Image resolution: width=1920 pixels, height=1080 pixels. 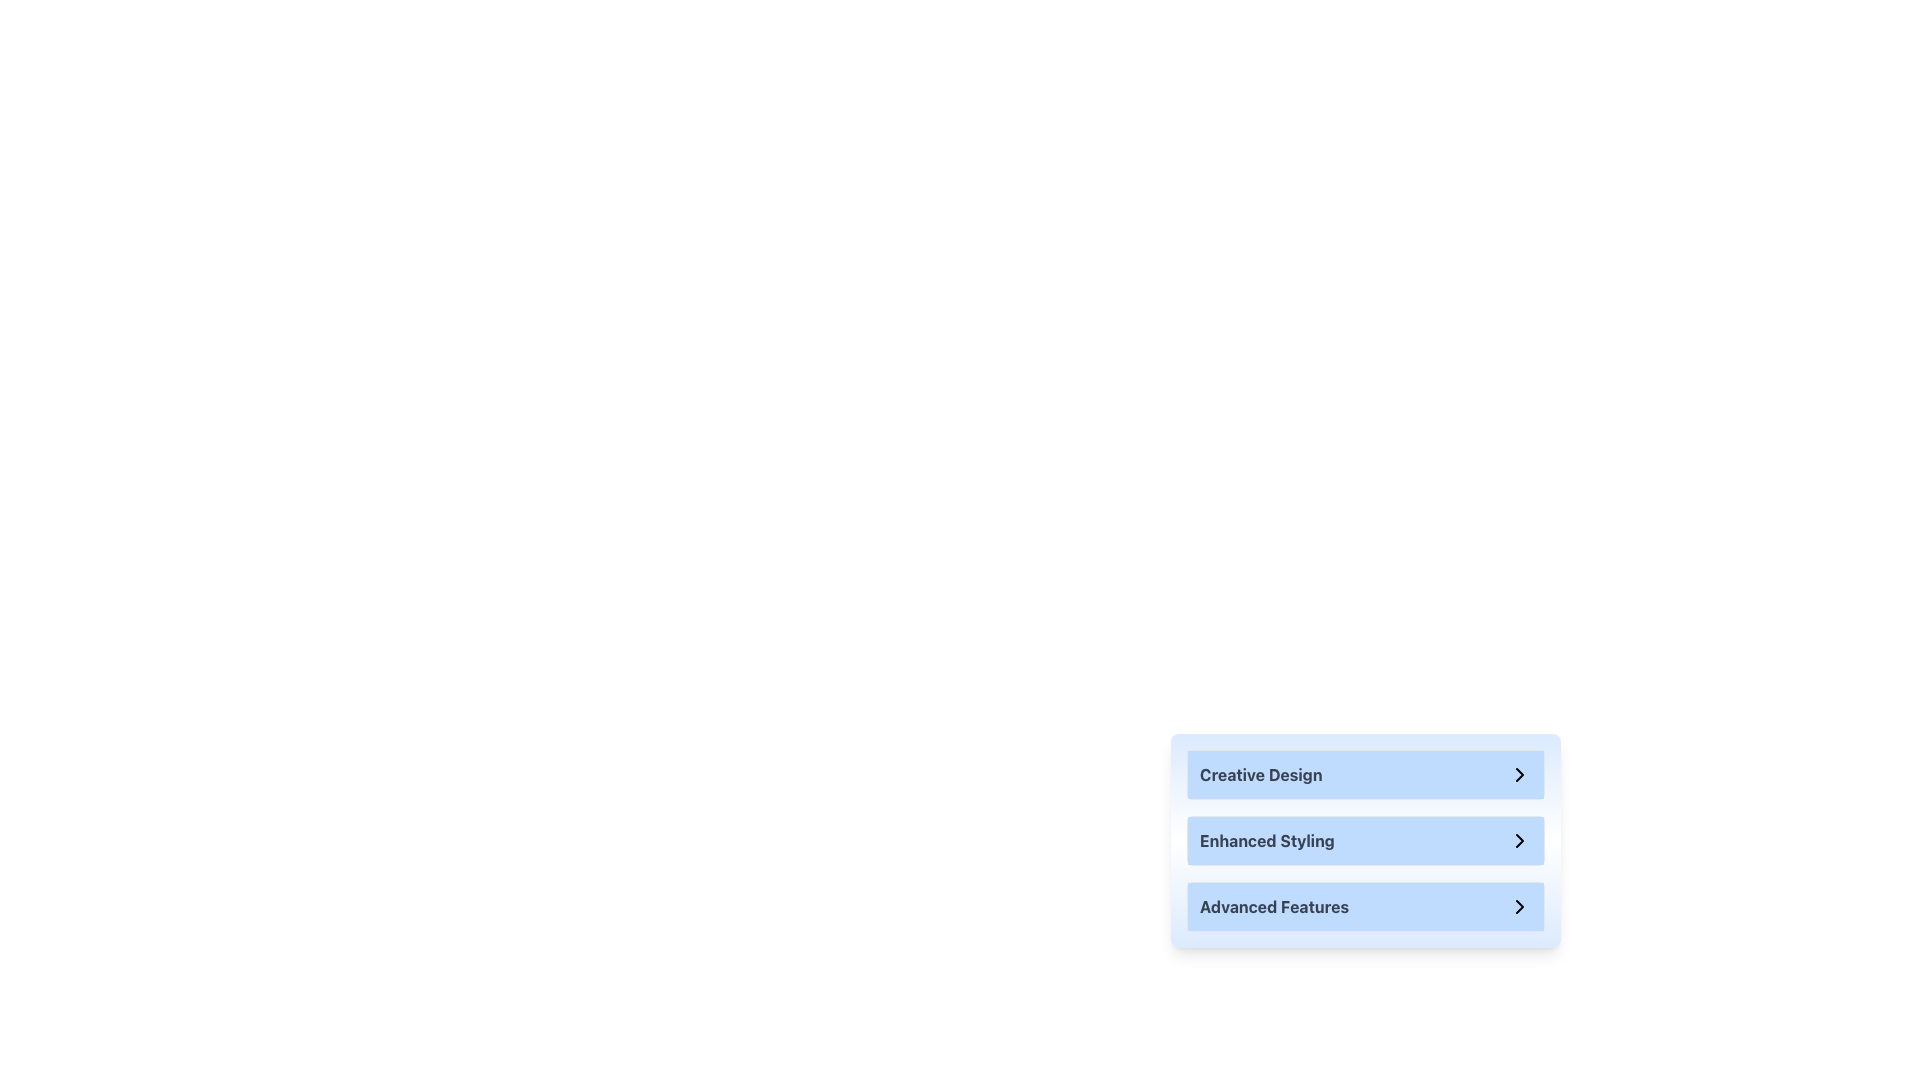 What do you see at coordinates (1266, 840) in the screenshot?
I see `text of the Text Label indicating the title of the corresponding interactive section, located below 'Creative Design' and above 'Advanced Features' in the interface` at bounding box center [1266, 840].